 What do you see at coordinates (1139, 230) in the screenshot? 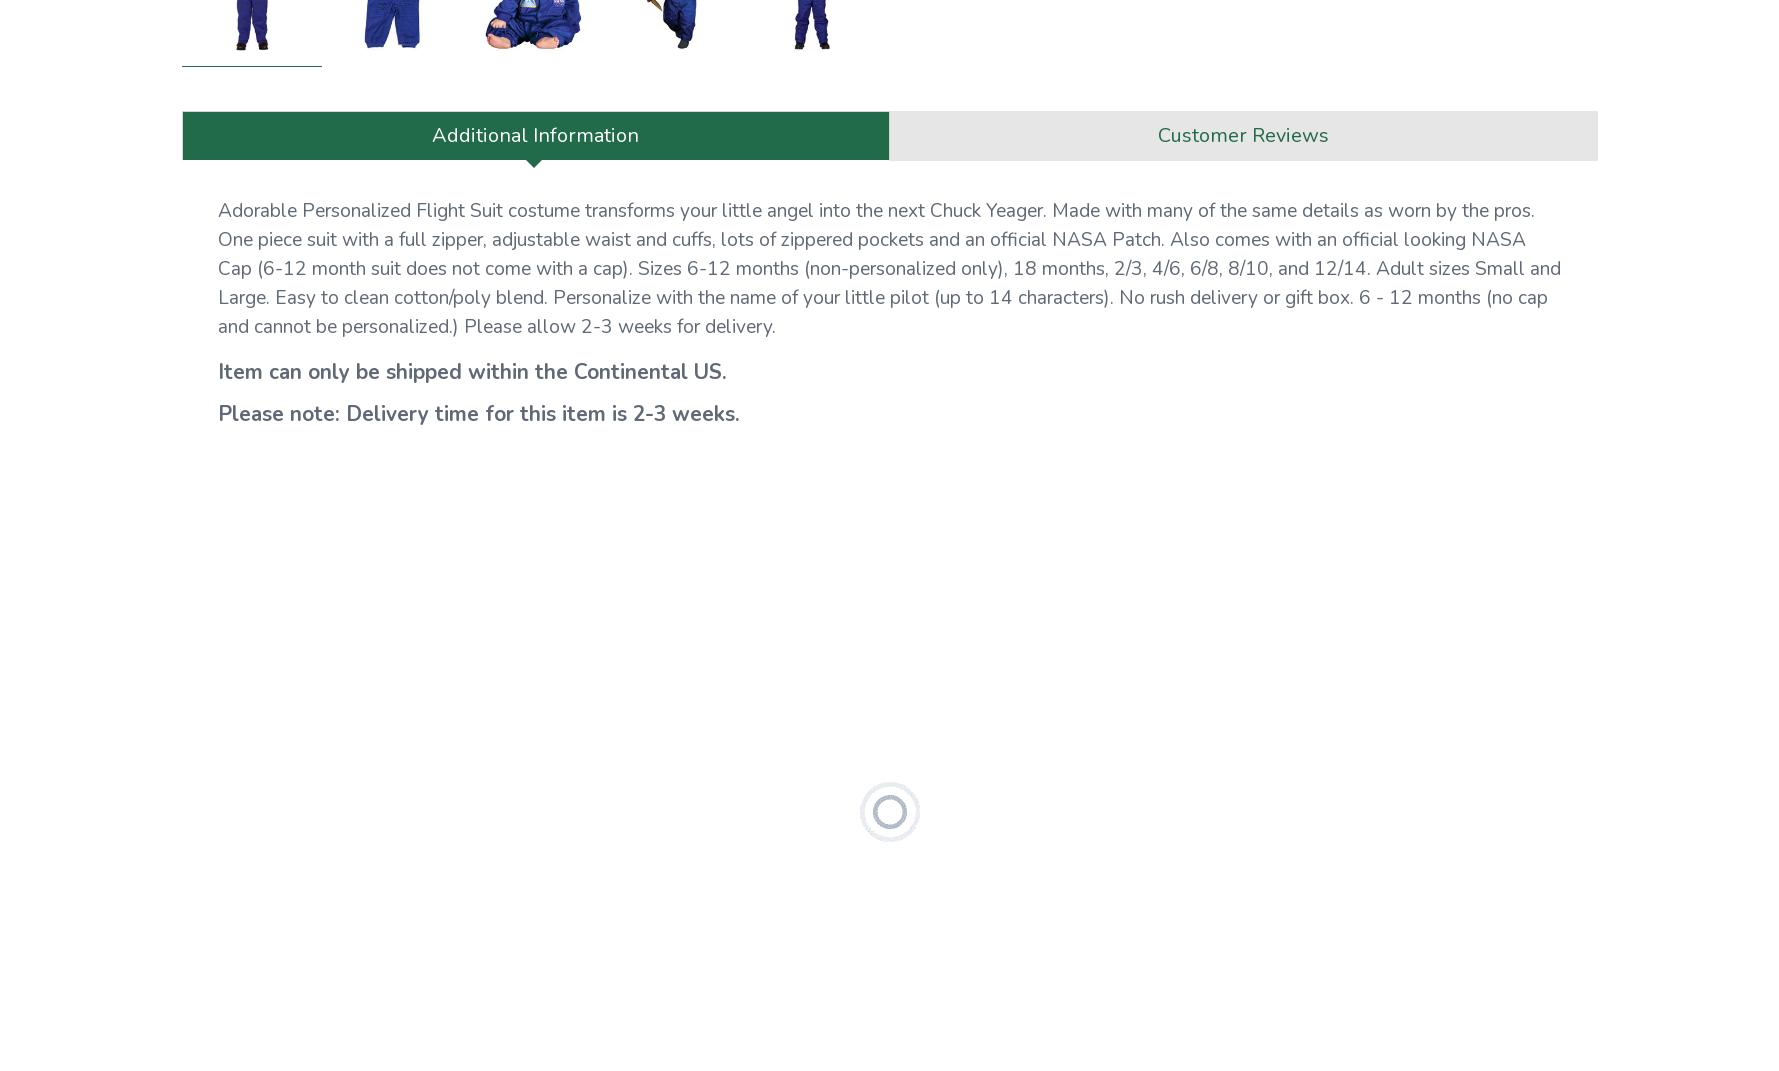
I see `'Browse our Digital Catalog'` at bounding box center [1139, 230].